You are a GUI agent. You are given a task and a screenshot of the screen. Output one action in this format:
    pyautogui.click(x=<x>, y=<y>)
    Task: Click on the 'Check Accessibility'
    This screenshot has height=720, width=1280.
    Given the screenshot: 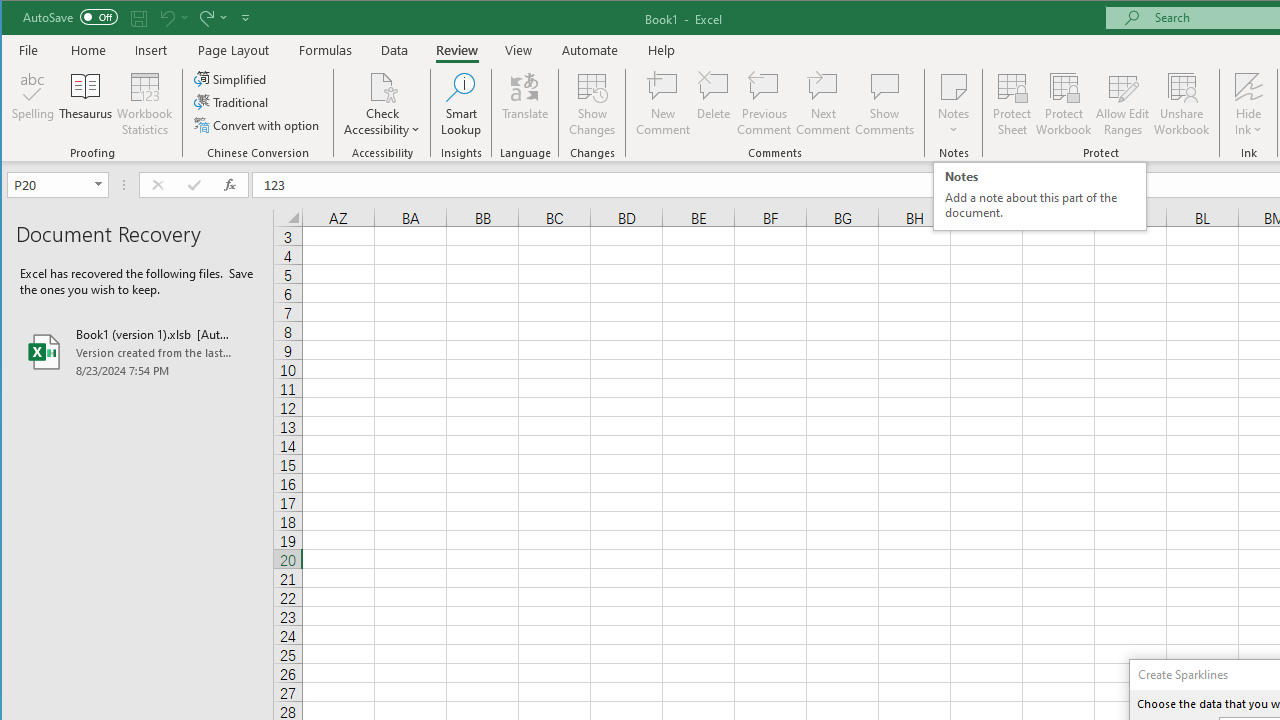 What is the action you would take?
    pyautogui.click(x=382, y=104)
    